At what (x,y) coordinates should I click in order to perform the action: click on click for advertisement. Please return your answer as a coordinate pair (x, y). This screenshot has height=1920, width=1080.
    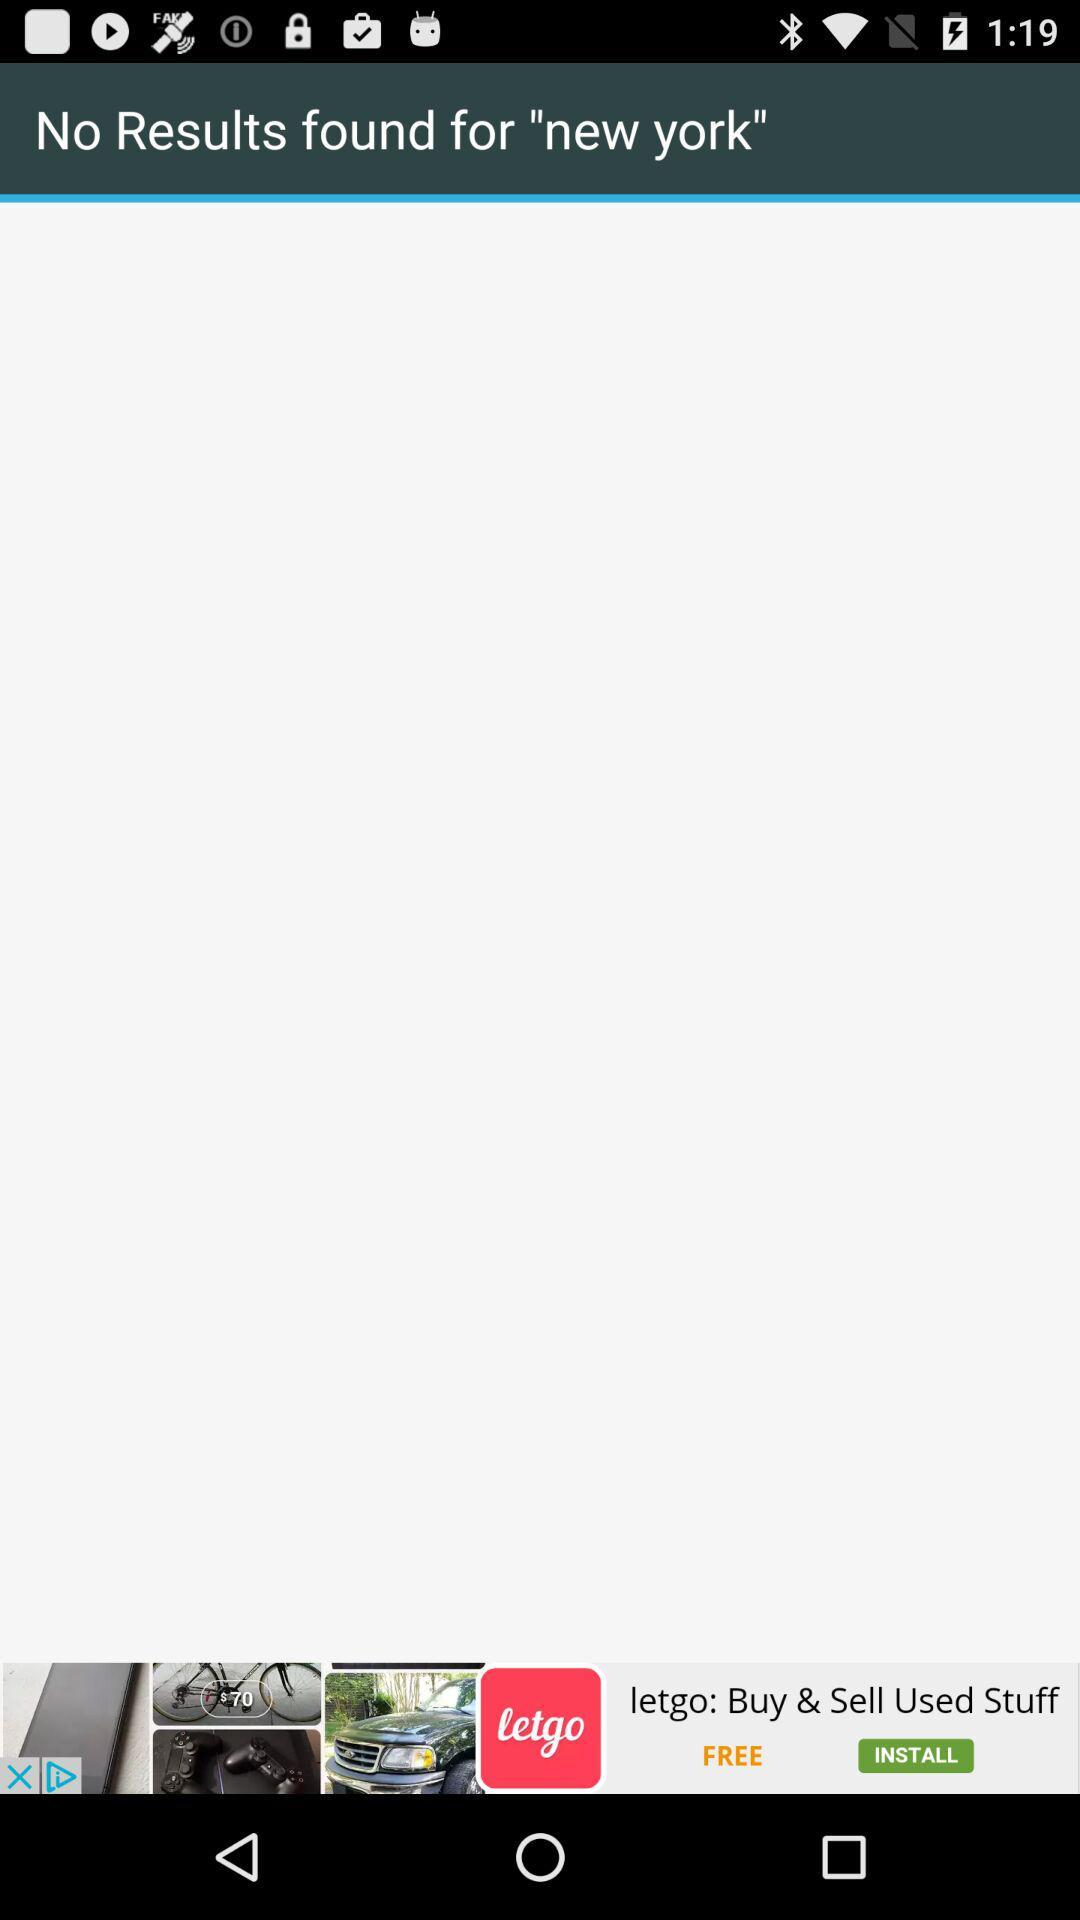
    Looking at the image, I should click on (540, 1727).